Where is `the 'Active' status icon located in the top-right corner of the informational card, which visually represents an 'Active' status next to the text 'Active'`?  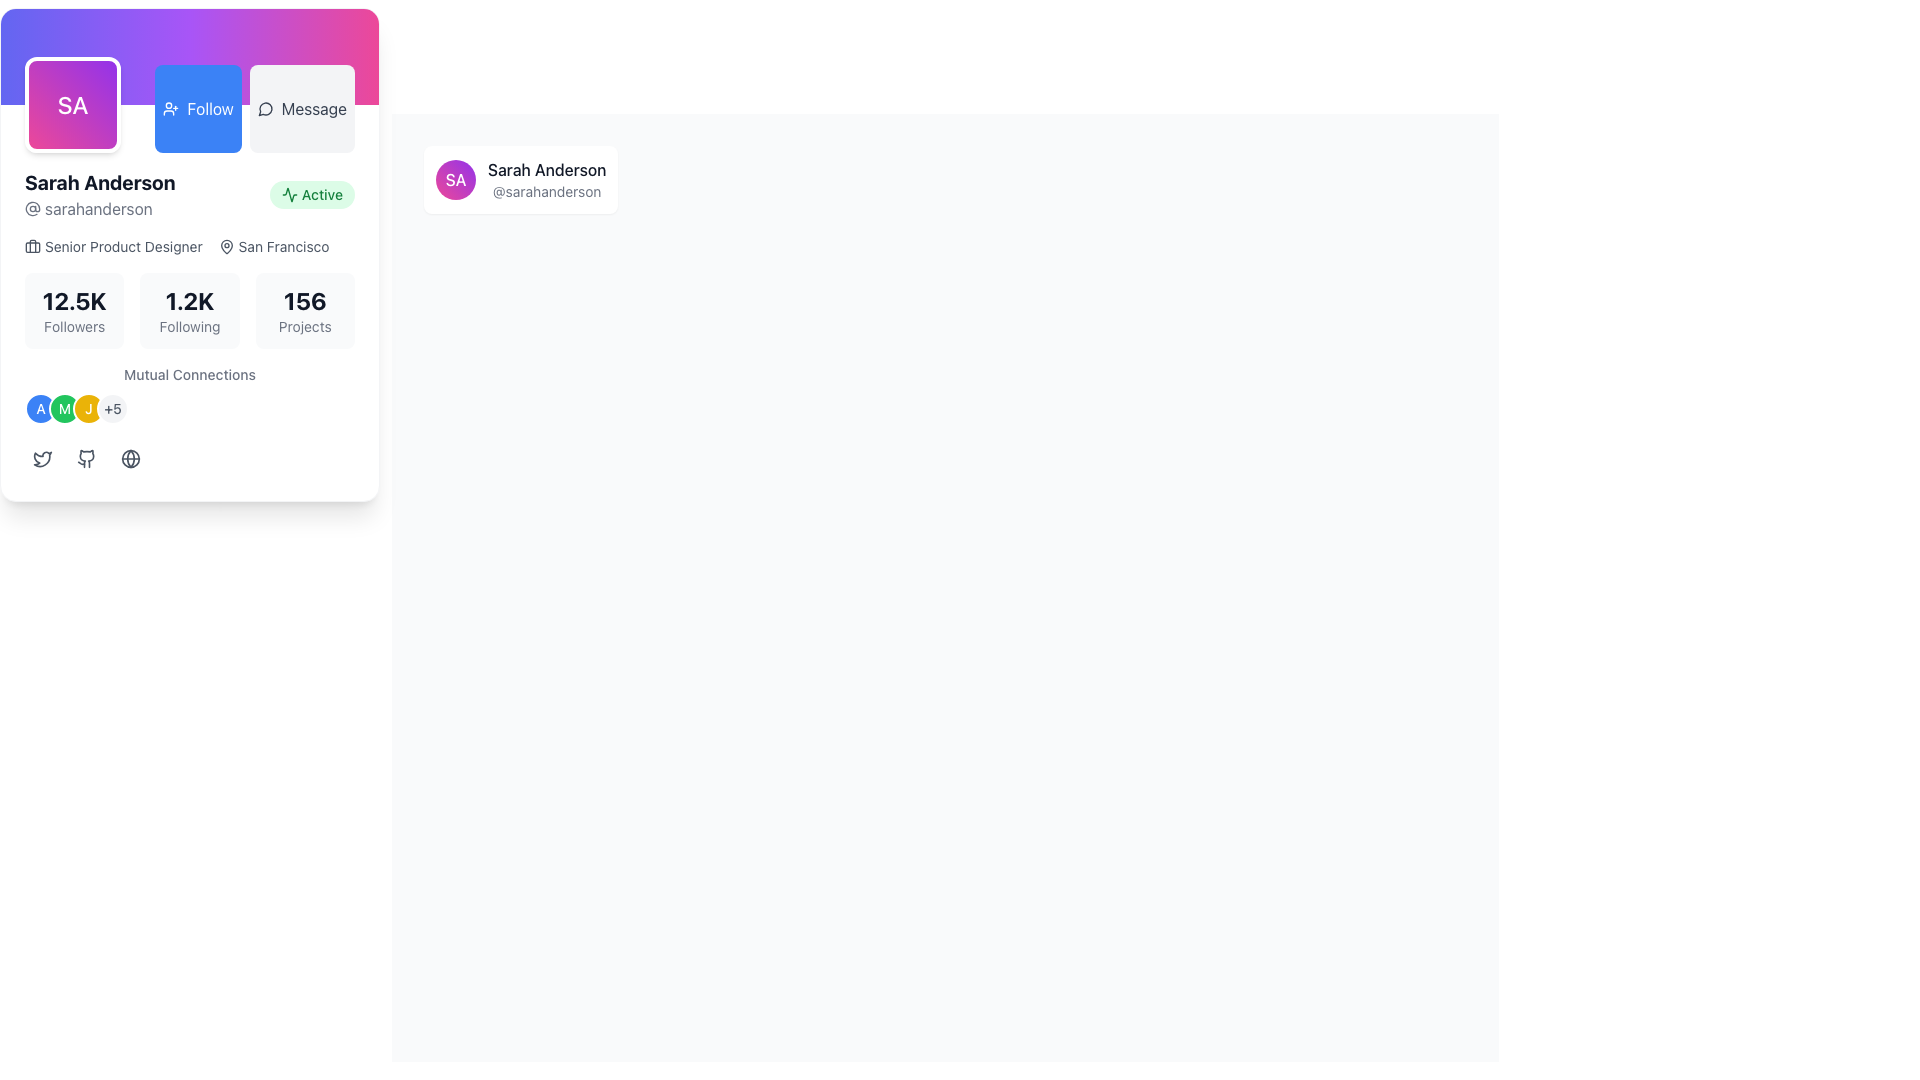 the 'Active' status icon located in the top-right corner of the informational card, which visually represents an 'Active' status next to the text 'Active' is located at coordinates (288, 195).